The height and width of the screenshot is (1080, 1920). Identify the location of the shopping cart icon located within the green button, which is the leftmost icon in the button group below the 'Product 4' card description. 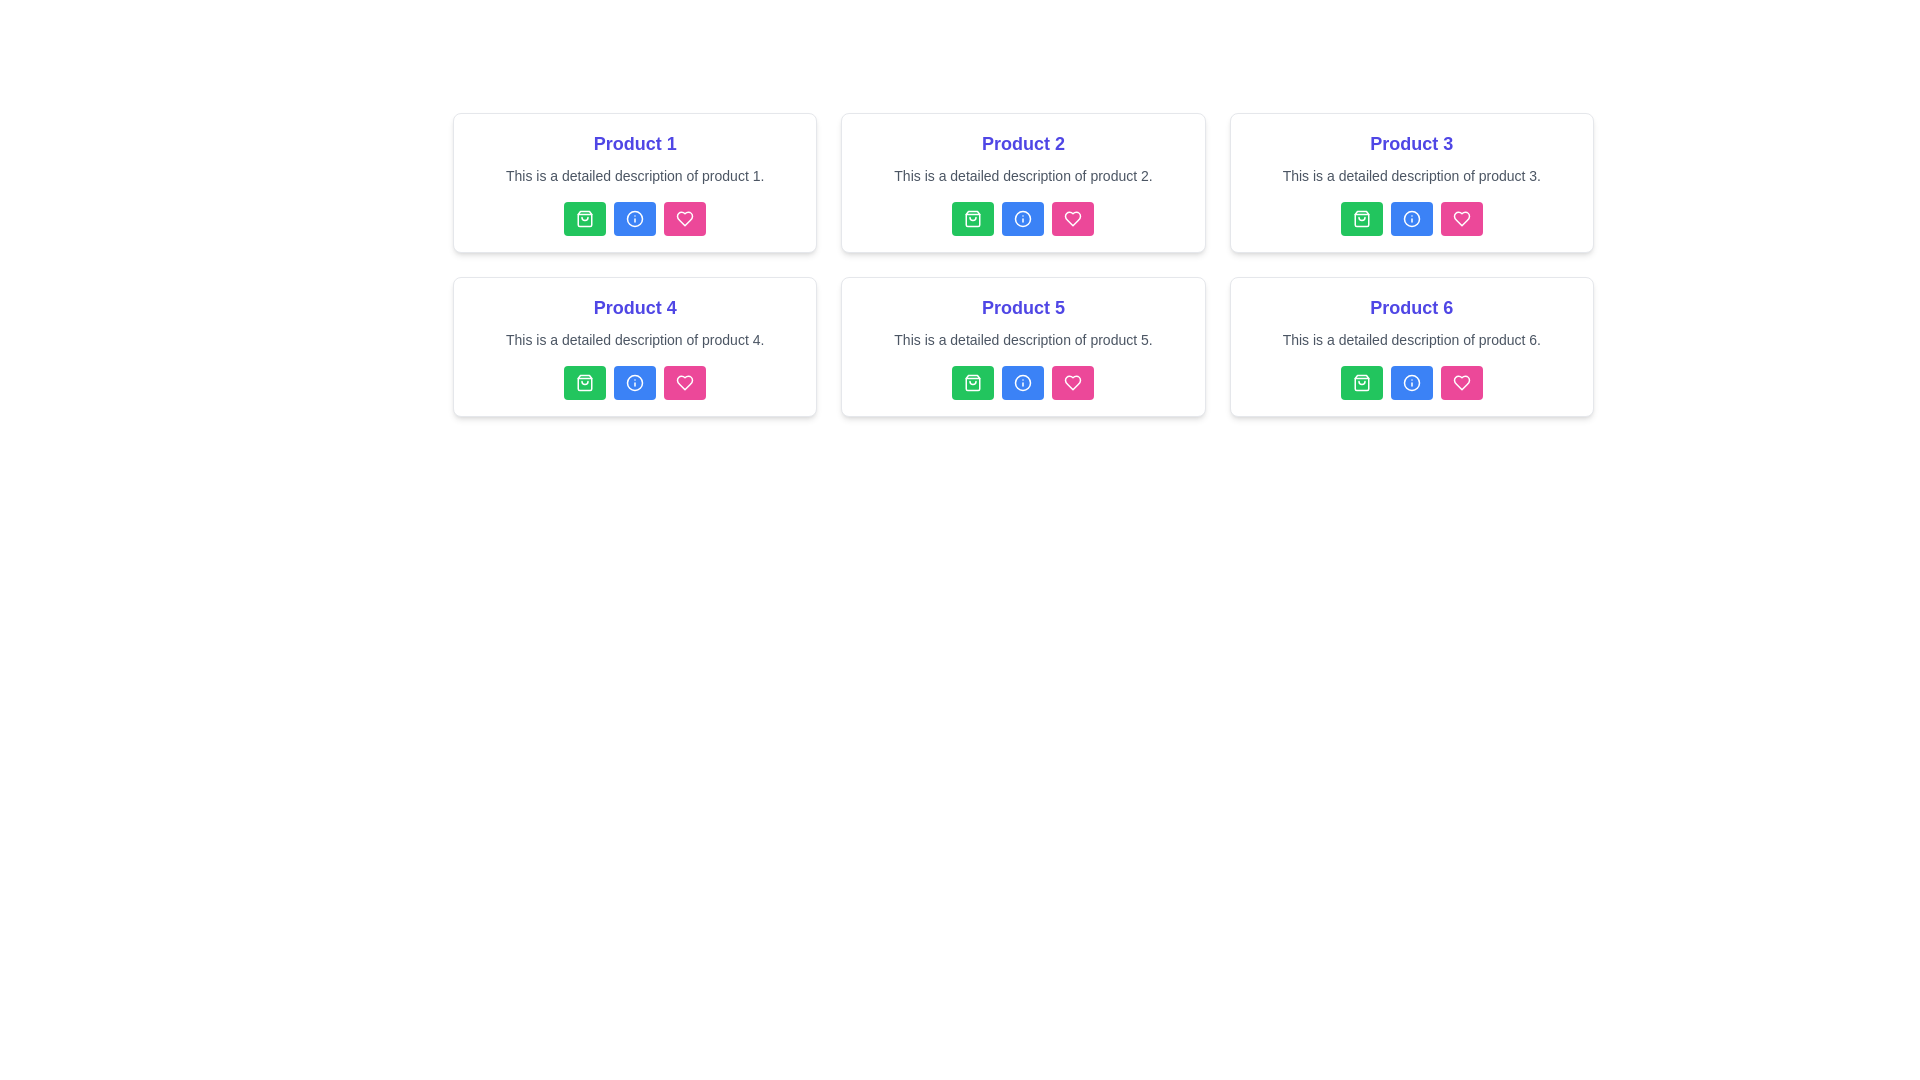
(584, 382).